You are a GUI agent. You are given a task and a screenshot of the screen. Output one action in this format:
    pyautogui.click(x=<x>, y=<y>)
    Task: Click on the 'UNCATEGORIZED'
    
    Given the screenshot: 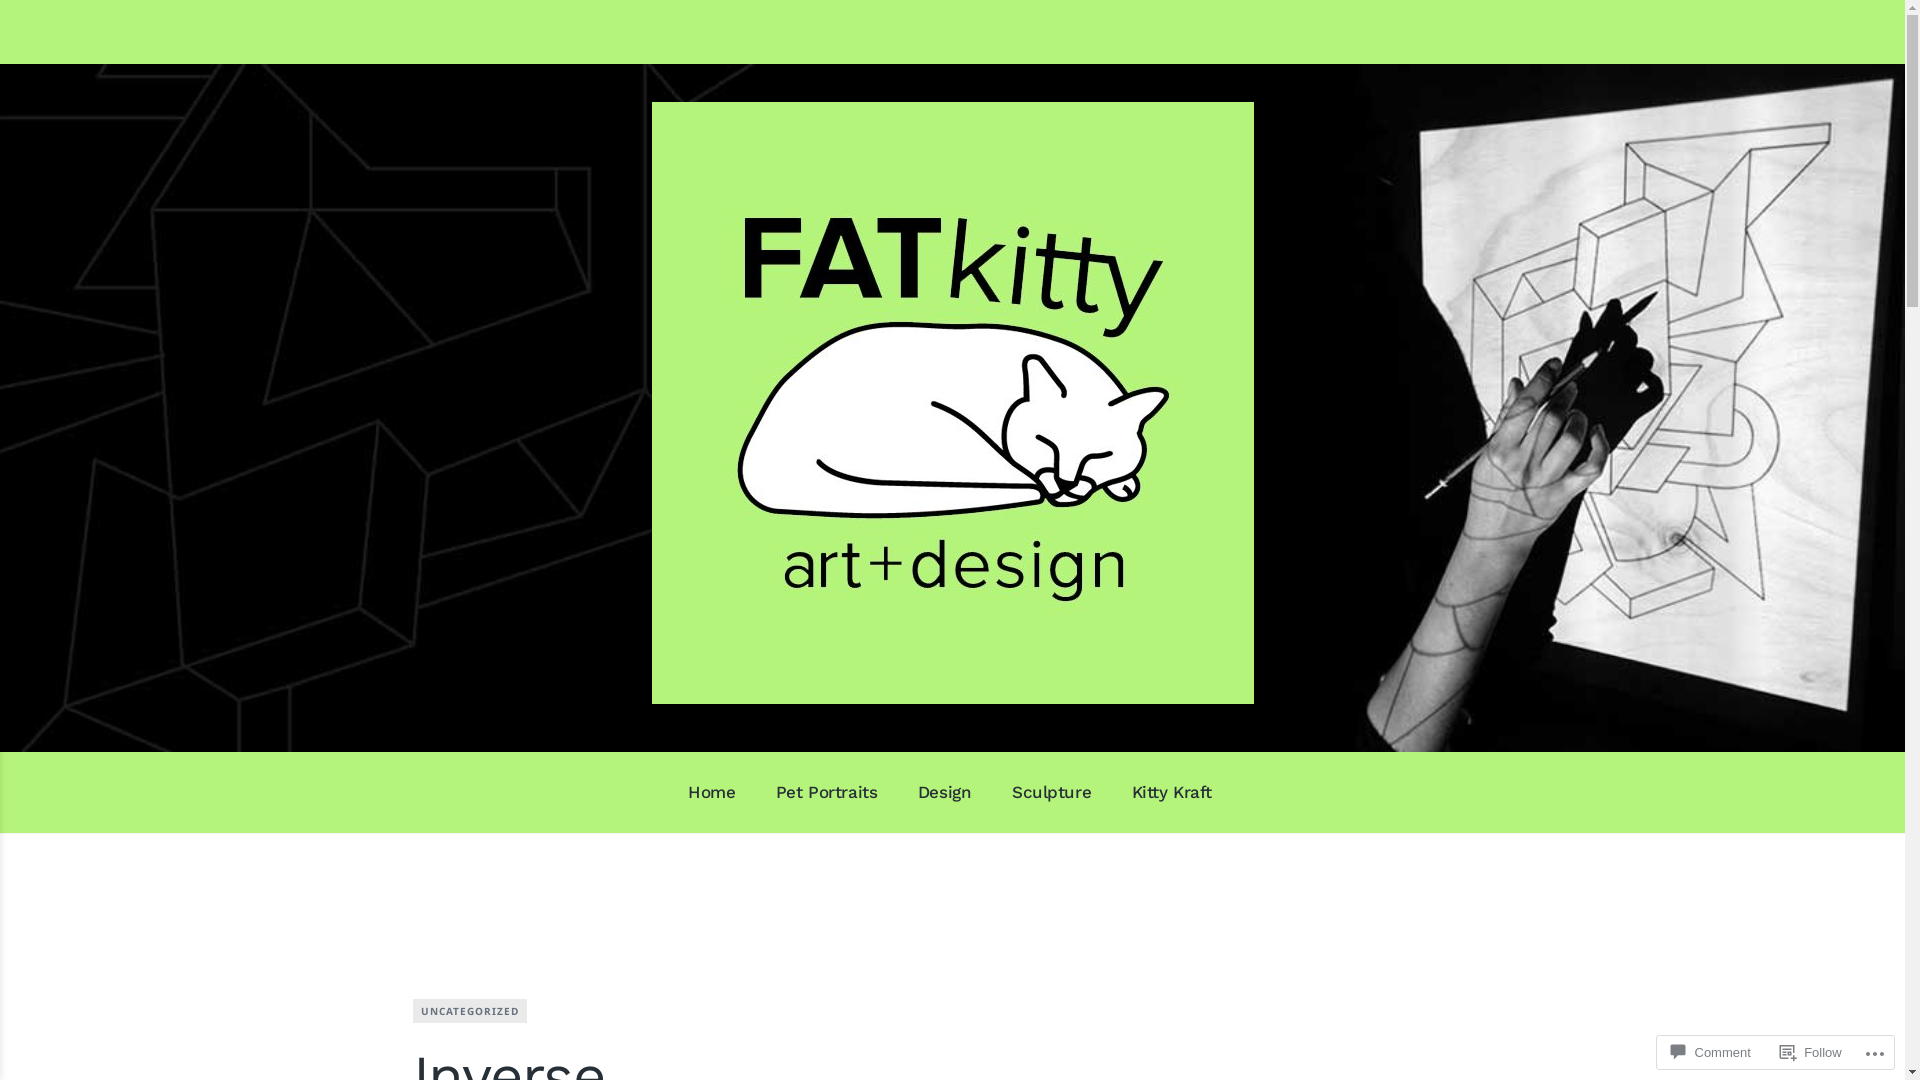 What is the action you would take?
    pyautogui.click(x=468, y=1010)
    